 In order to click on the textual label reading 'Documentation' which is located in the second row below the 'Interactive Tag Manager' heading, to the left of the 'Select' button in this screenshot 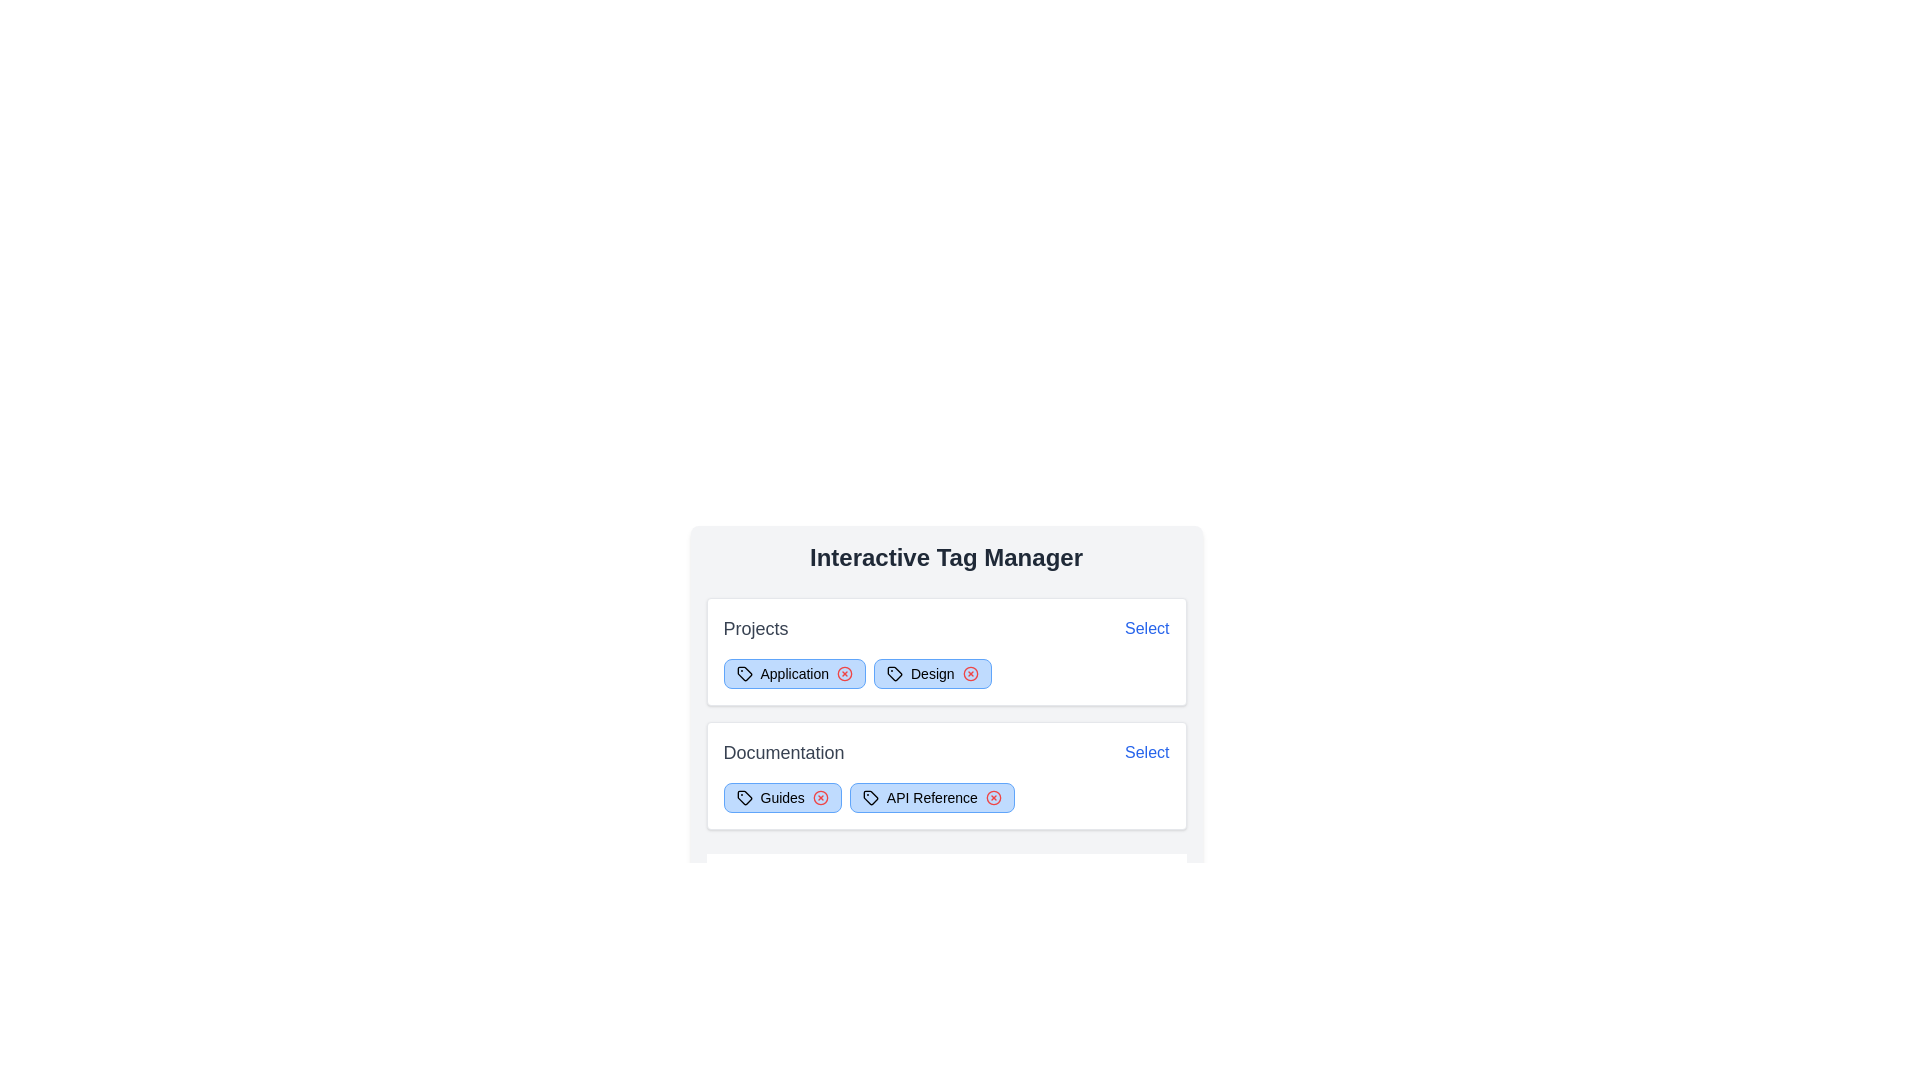, I will do `click(783, 752)`.